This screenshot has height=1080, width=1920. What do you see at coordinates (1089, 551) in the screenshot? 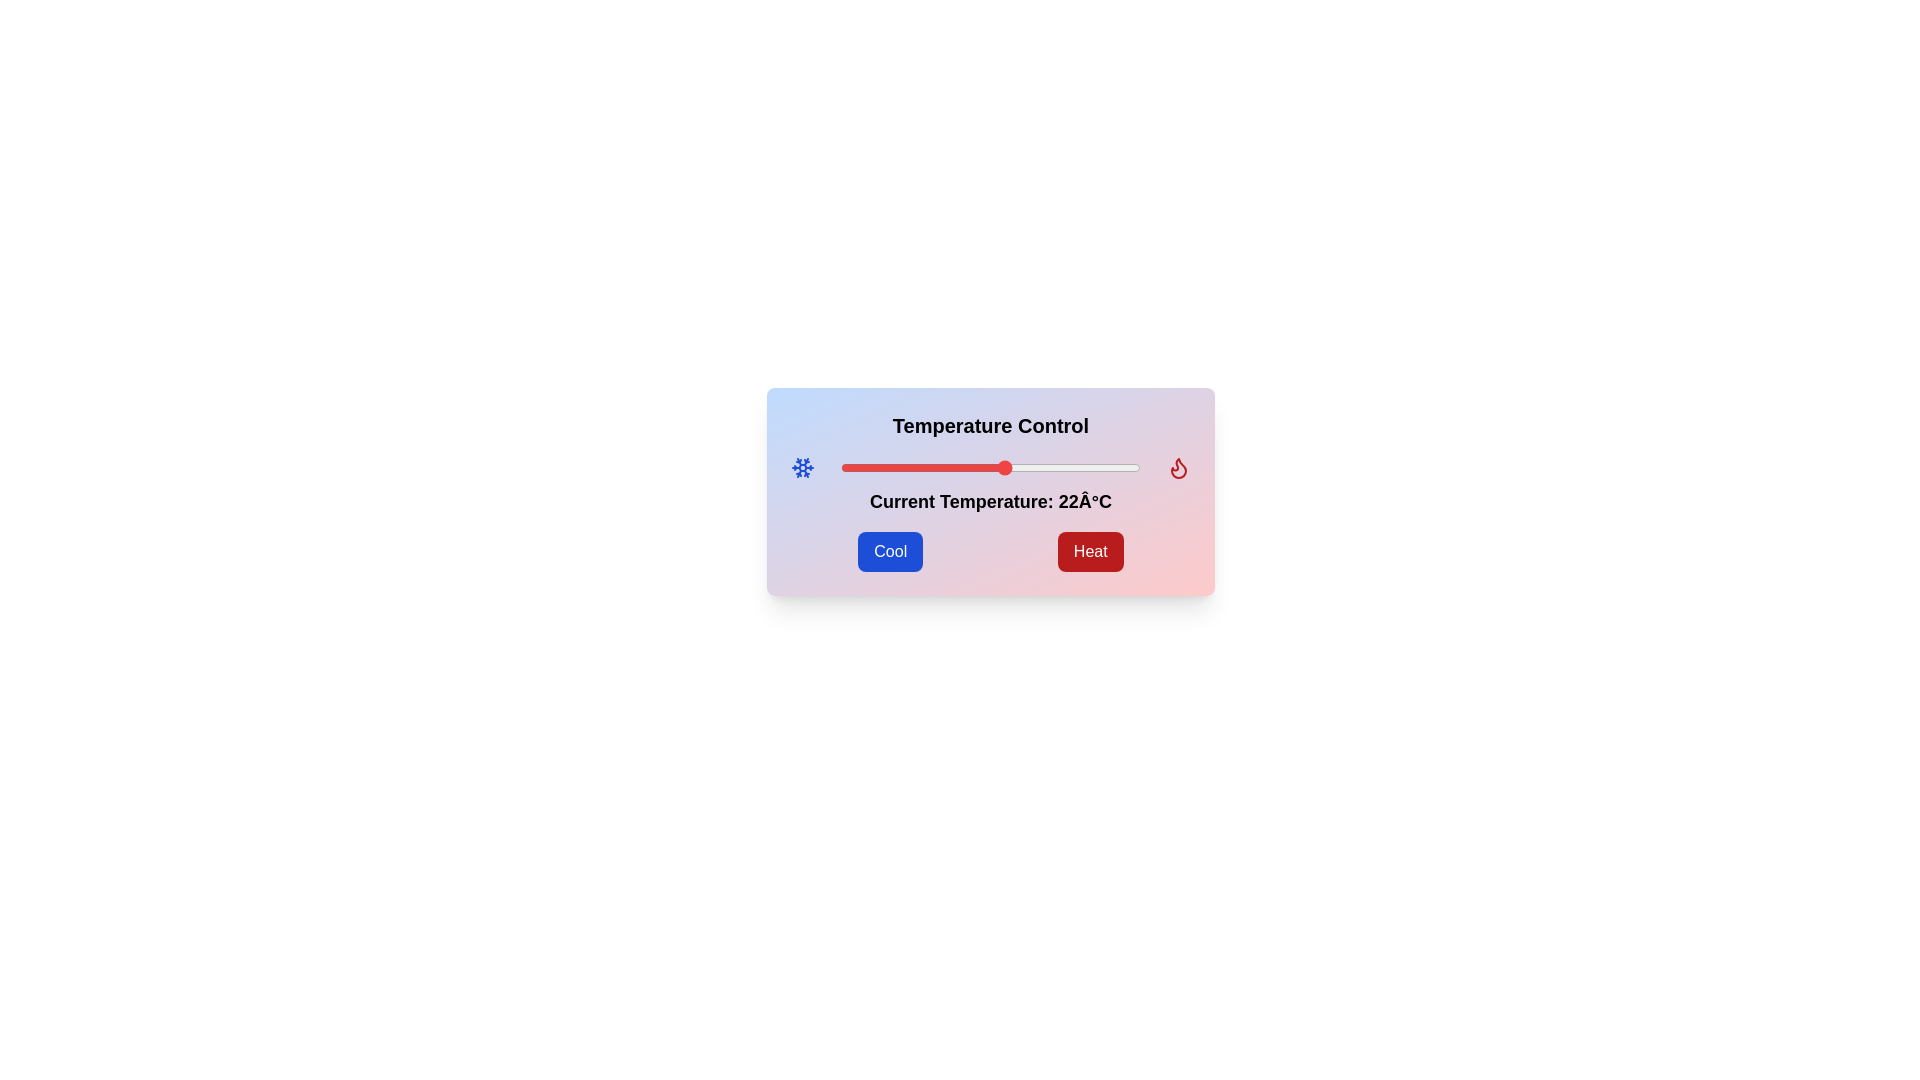
I see `the 'Heat' button to trigger the heating action` at bounding box center [1089, 551].